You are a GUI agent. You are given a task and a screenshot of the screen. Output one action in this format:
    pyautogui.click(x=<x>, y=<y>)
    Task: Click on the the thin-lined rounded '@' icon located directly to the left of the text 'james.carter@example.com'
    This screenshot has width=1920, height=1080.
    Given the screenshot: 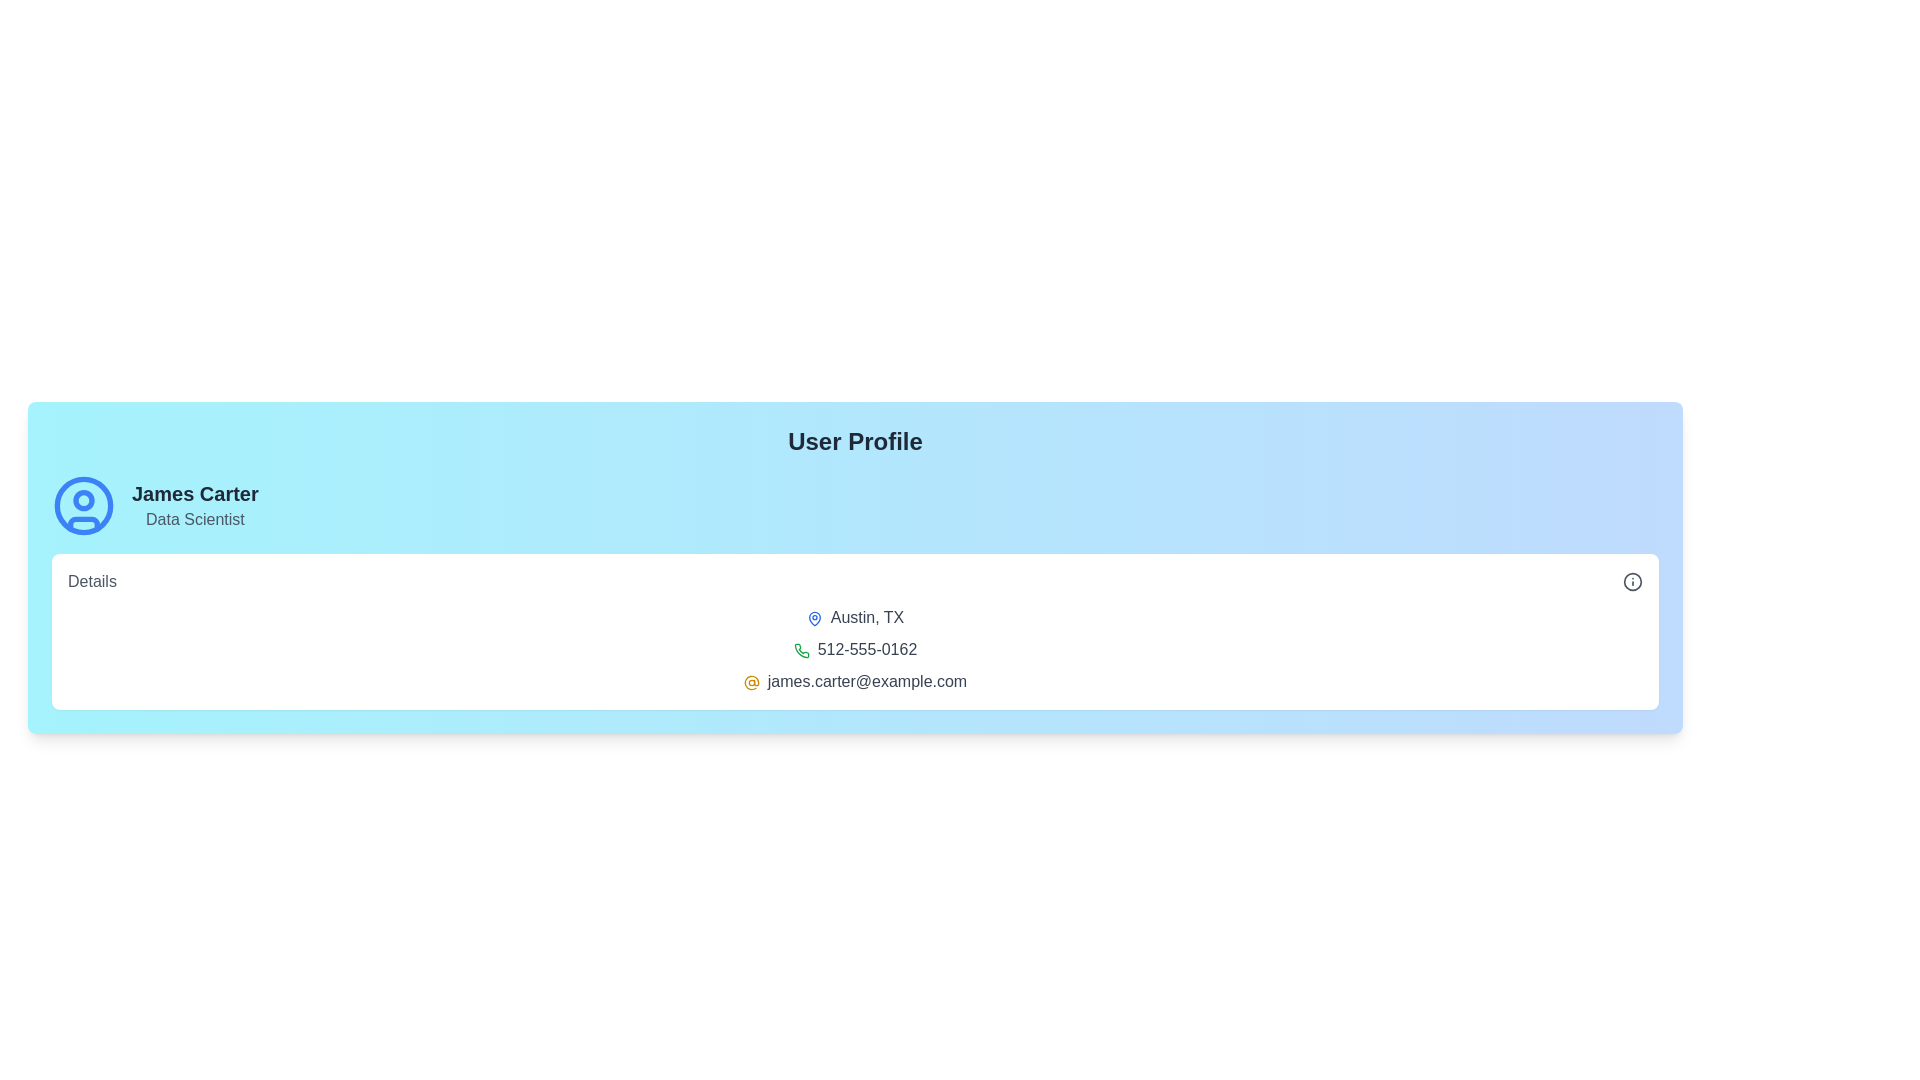 What is the action you would take?
    pyautogui.click(x=750, y=681)
    